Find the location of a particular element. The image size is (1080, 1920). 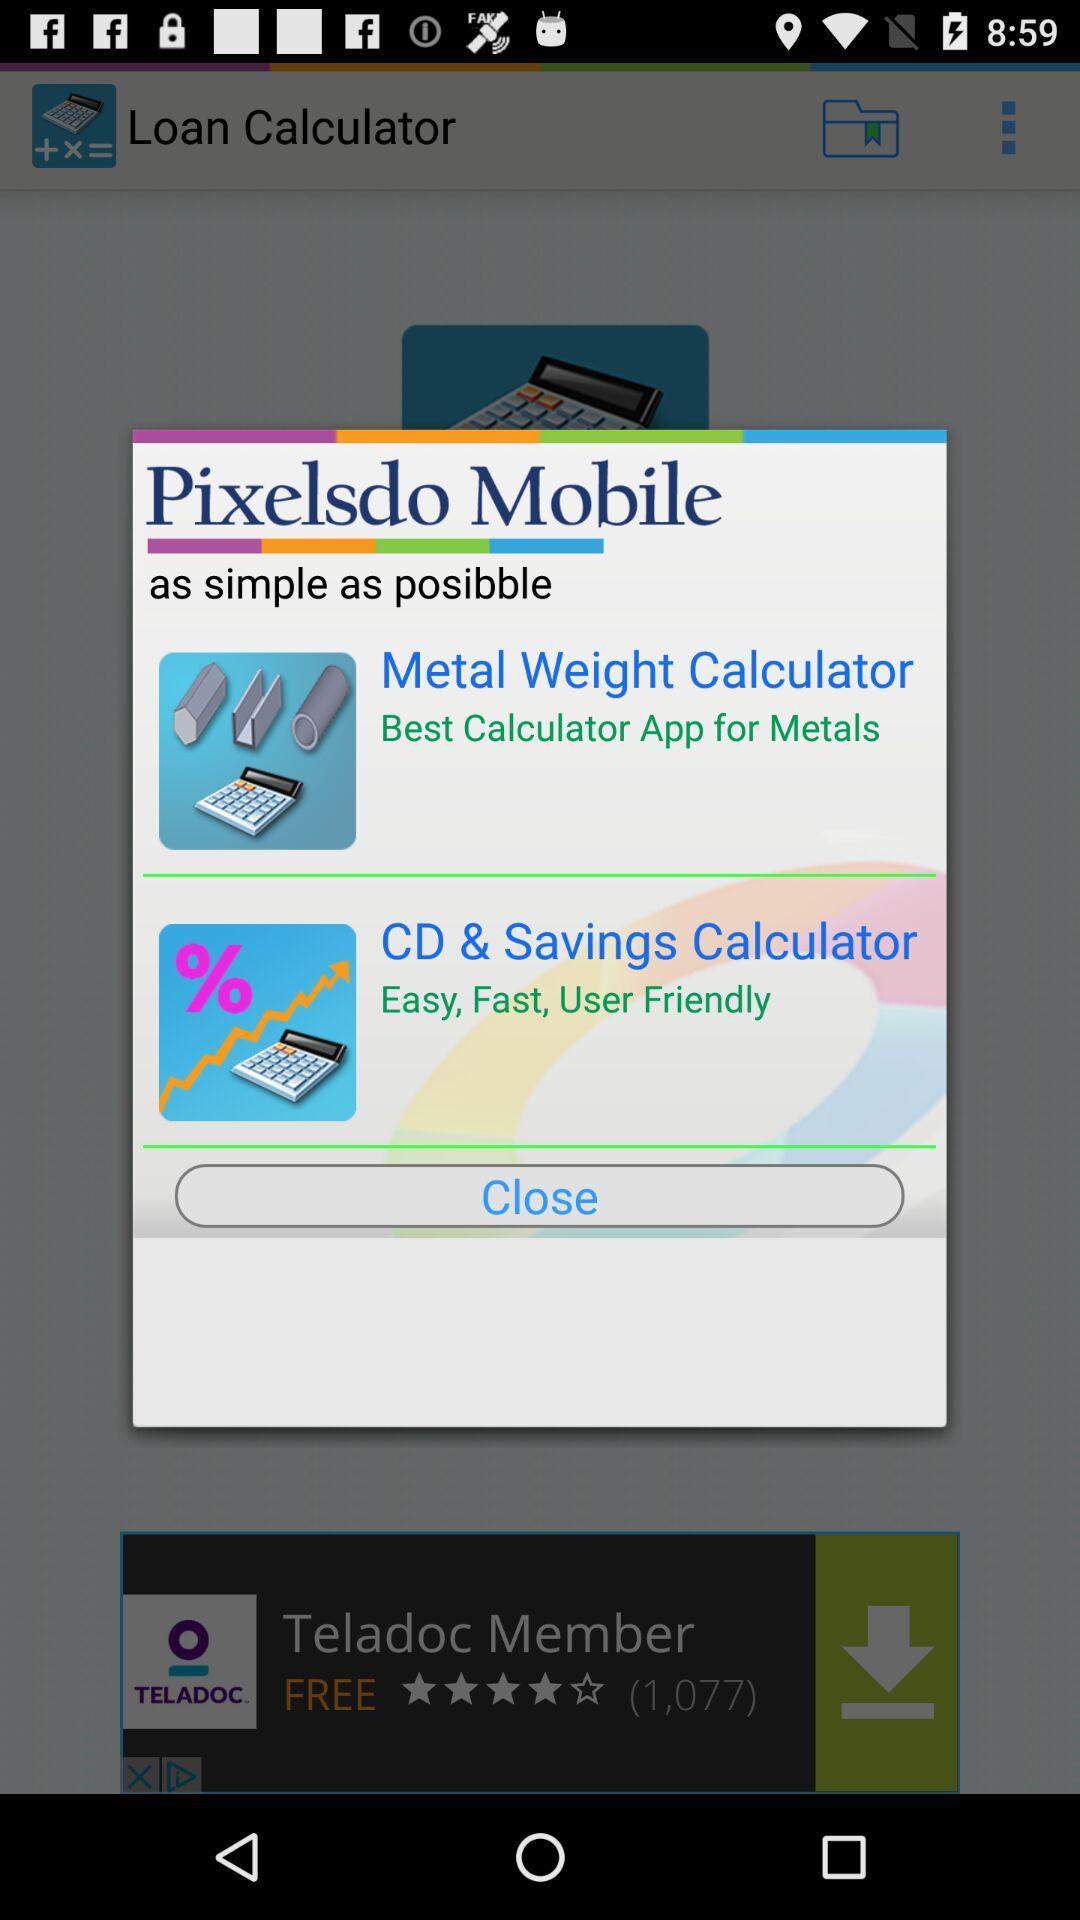

easy fast user item is located at coordinates (575, 998).